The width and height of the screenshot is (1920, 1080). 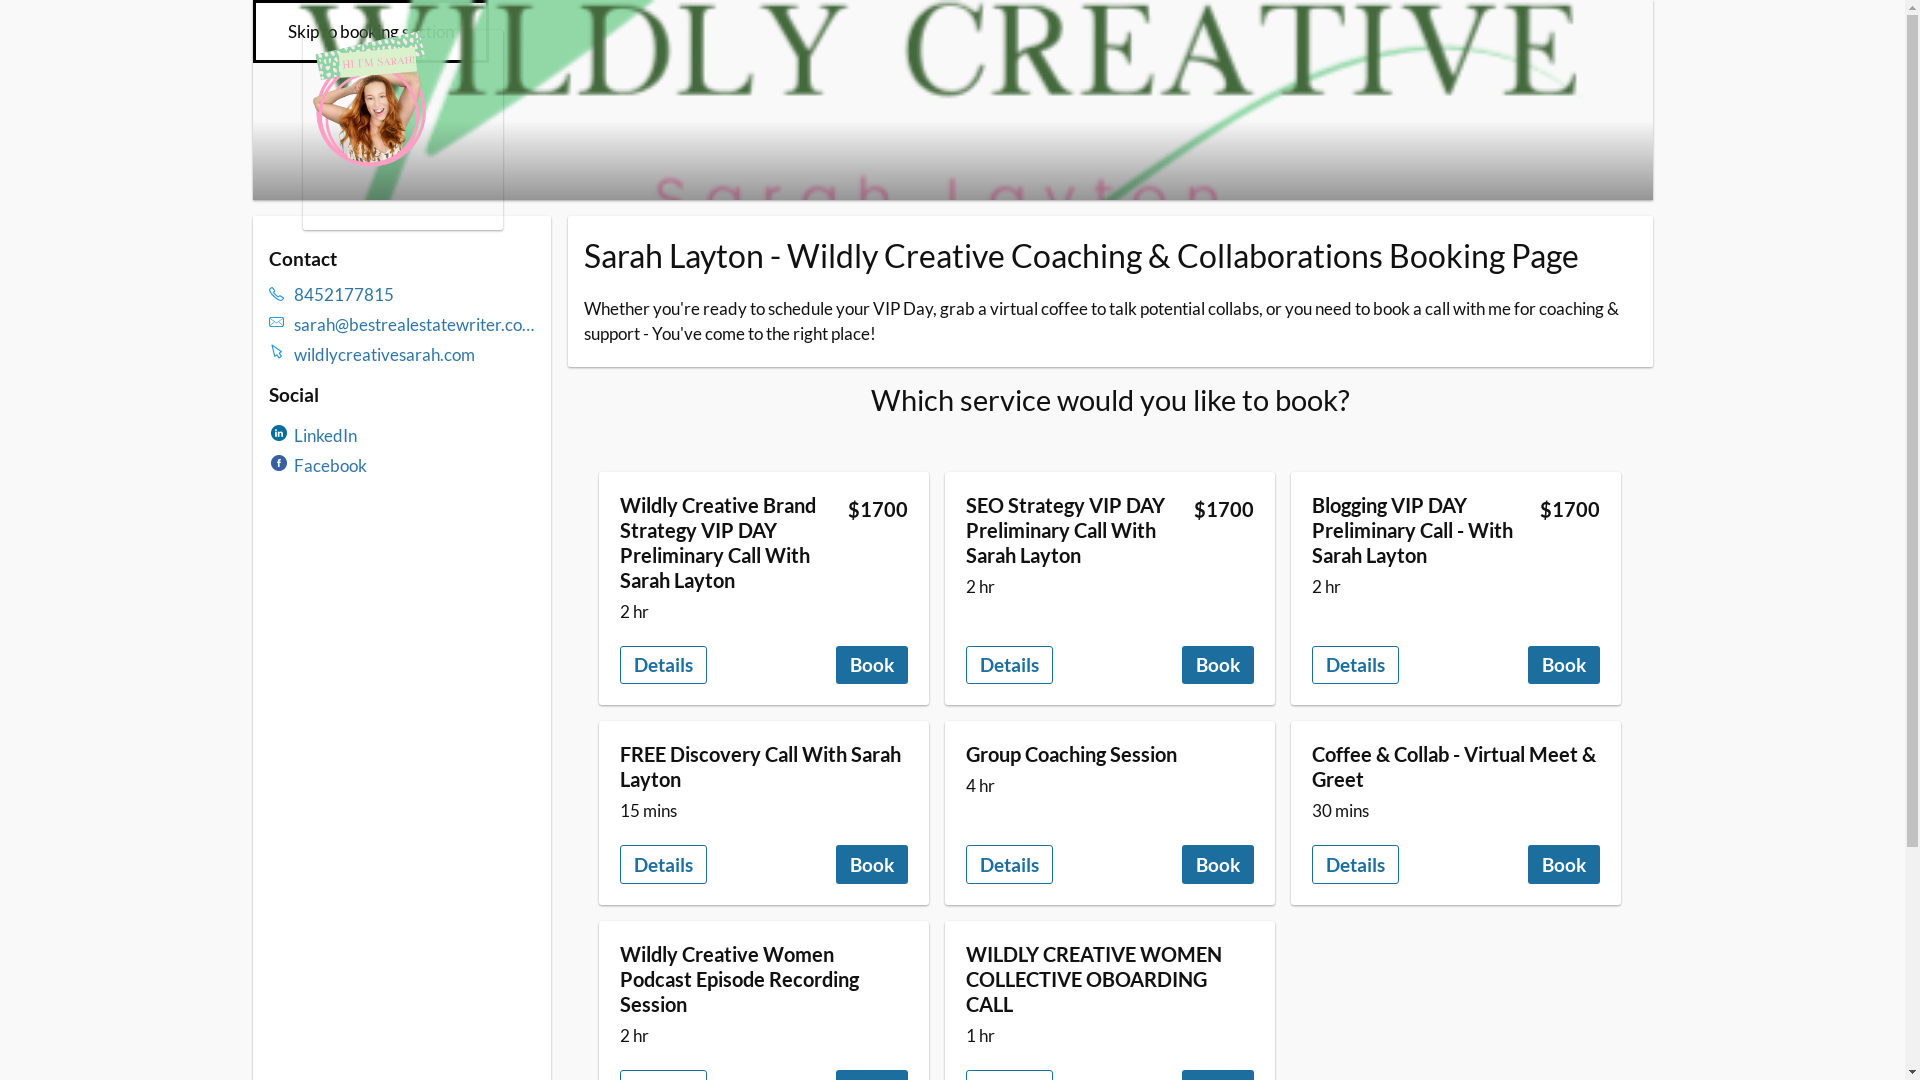 What do you see at coordinates (413, 294) in the screenshot?
I see `'8452177815'` at bounding box center [413, 294].